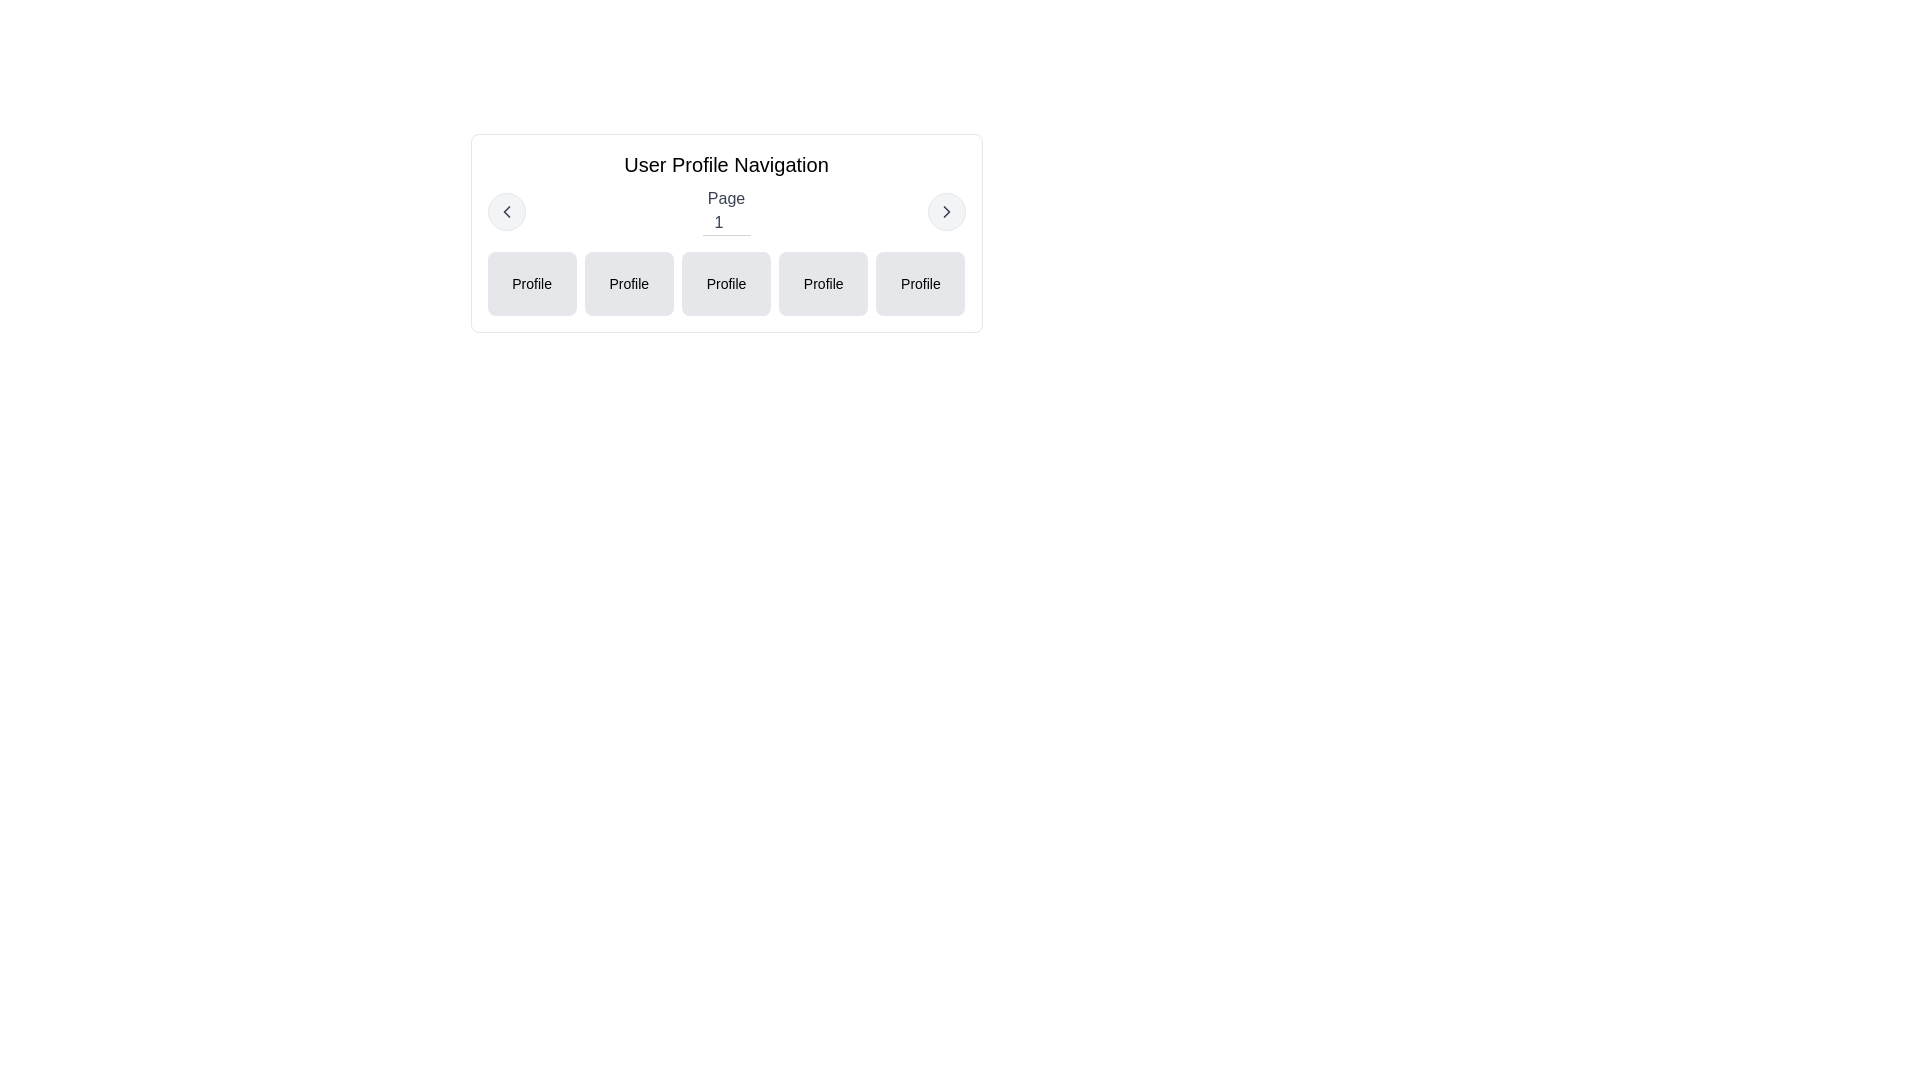  What do you see at coordinates (945, 211) in the screenshot?
I see `the rightward chevron-shaped graphical icon button in the user profile navigation area` at bounding box center [945, 211].